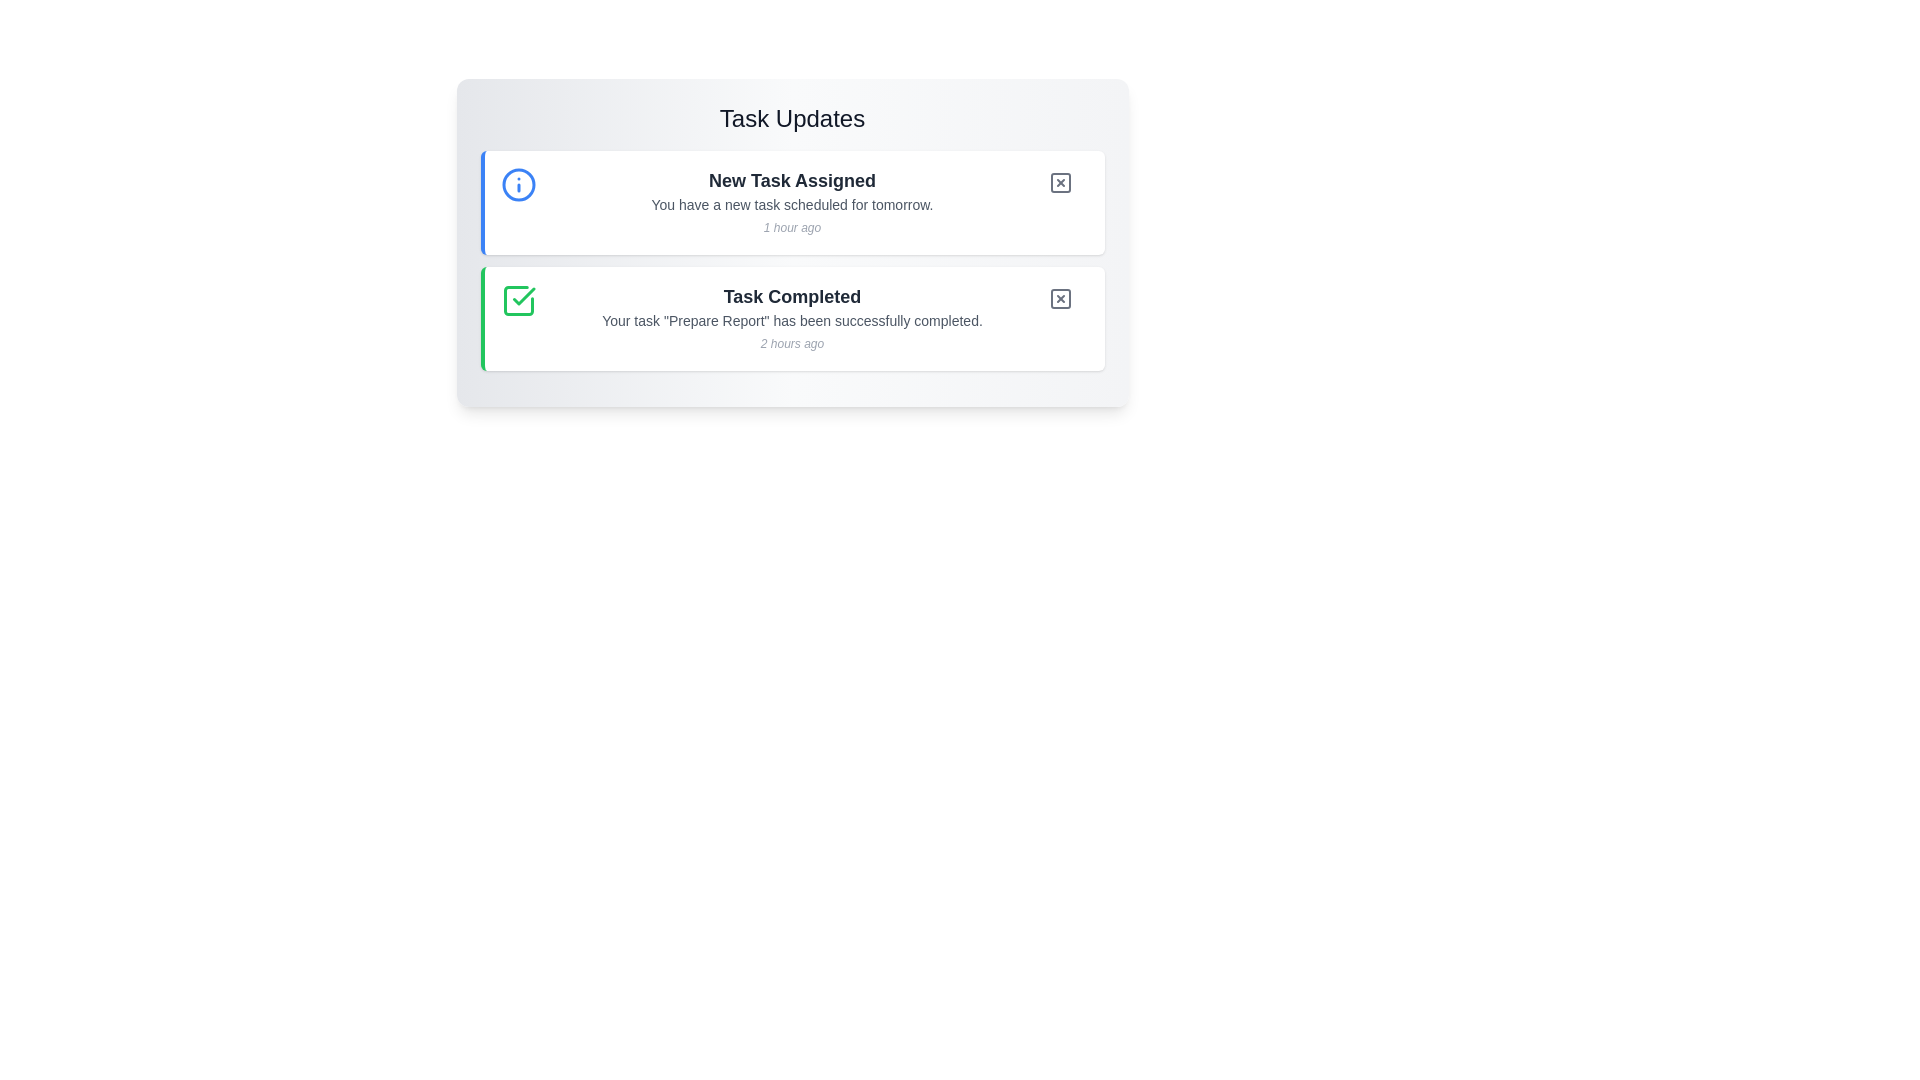 The width and height of the screenshot is (1920, 1080). Describe the element at coordinates (791, 226) in the screenshot. I see `text label displaying '1 hour ago', which is styled in a small, italicized font and located at the bottom-right of the 'New Task Assigned' notification box` at that location.